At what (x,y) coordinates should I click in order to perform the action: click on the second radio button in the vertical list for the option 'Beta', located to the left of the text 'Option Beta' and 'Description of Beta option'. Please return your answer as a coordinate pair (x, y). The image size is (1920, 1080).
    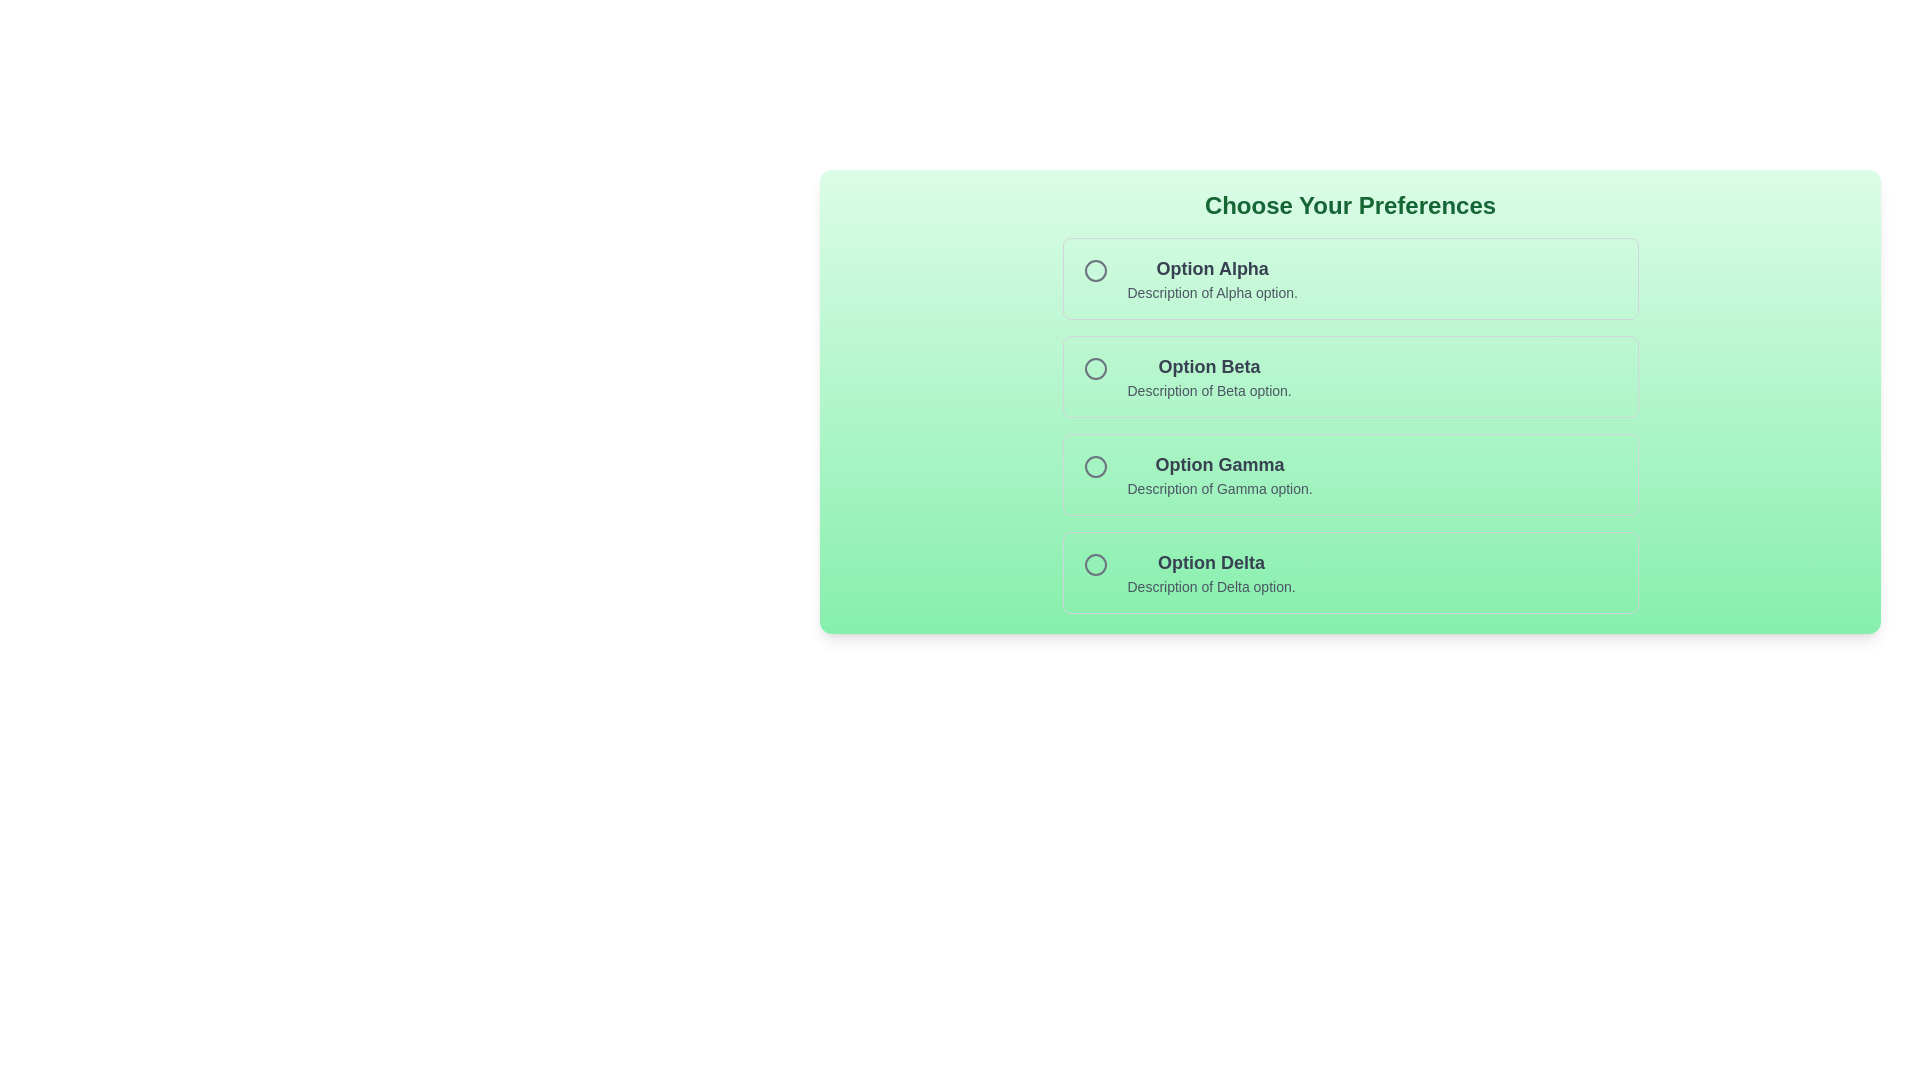
    Looking at the image, I should click on (1094, 369).